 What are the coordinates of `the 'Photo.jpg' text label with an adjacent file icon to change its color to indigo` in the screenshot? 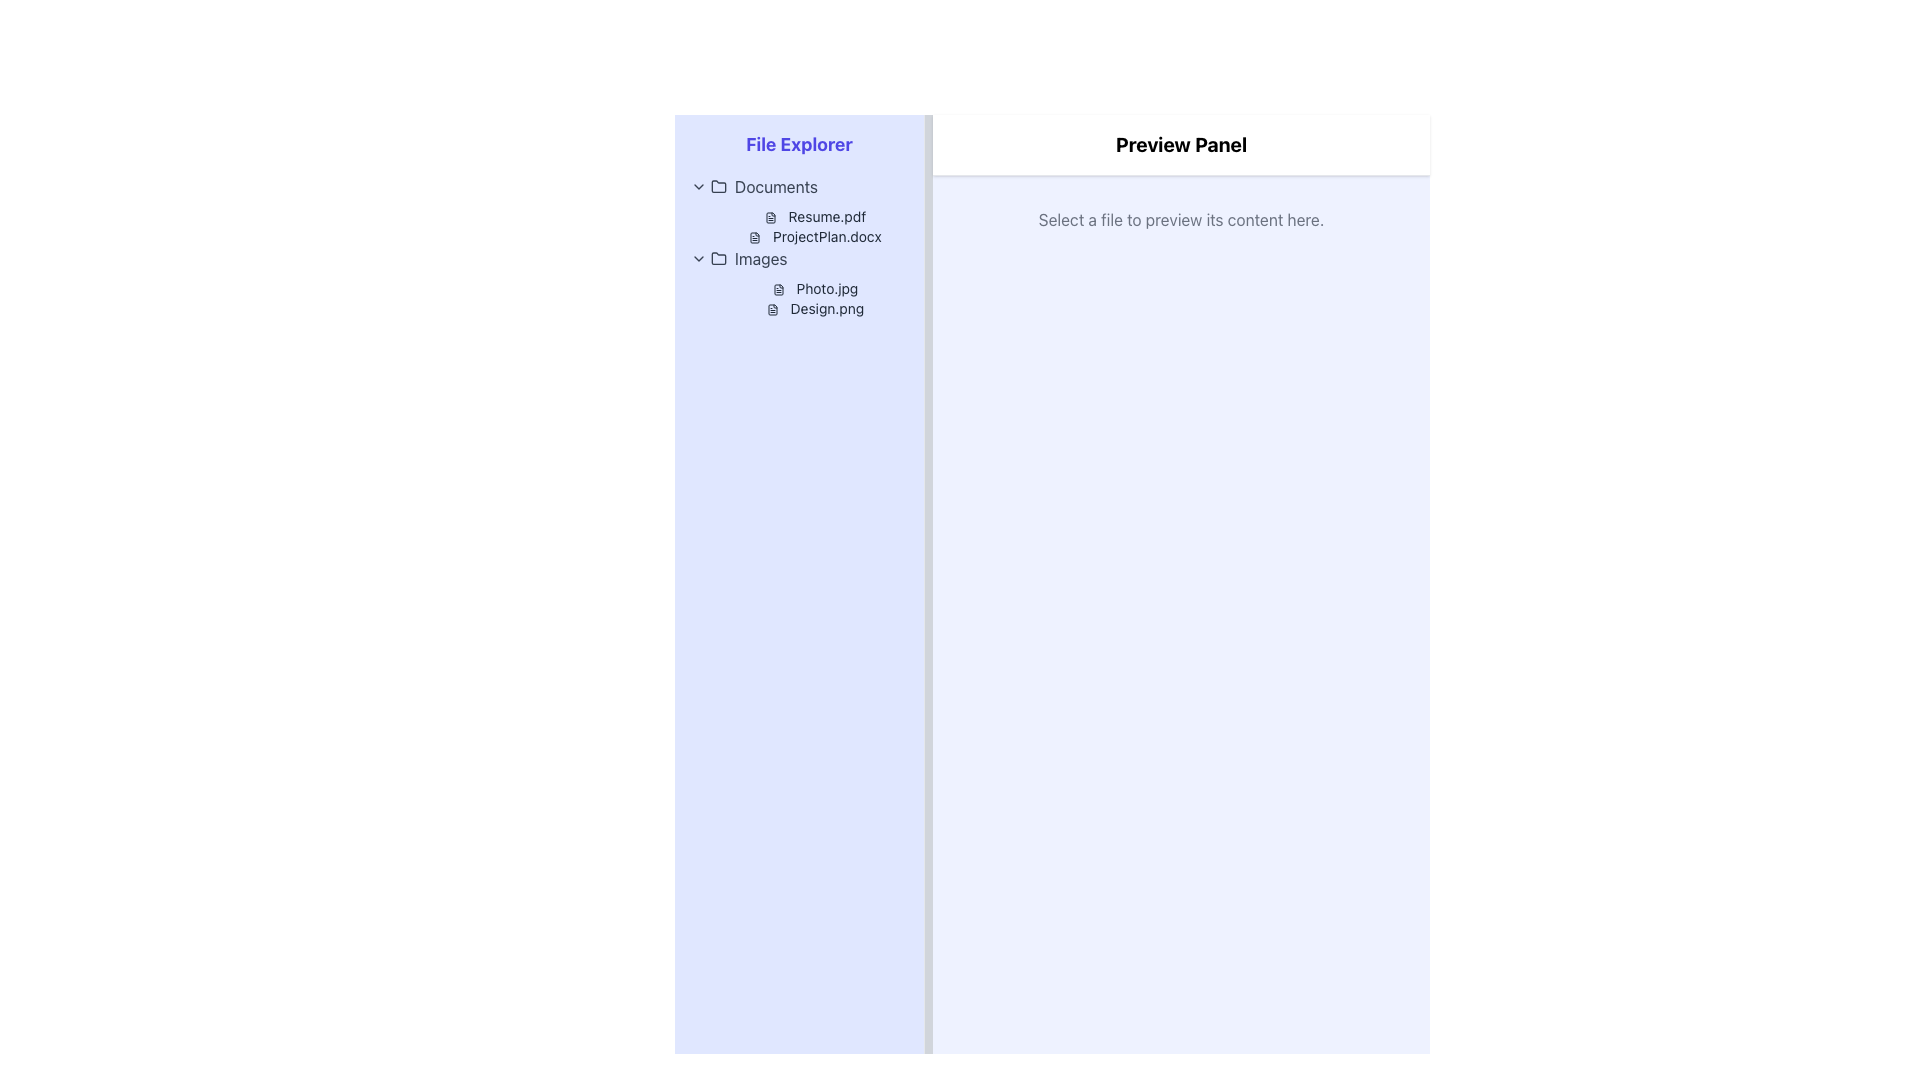 It's located at (815, 289).